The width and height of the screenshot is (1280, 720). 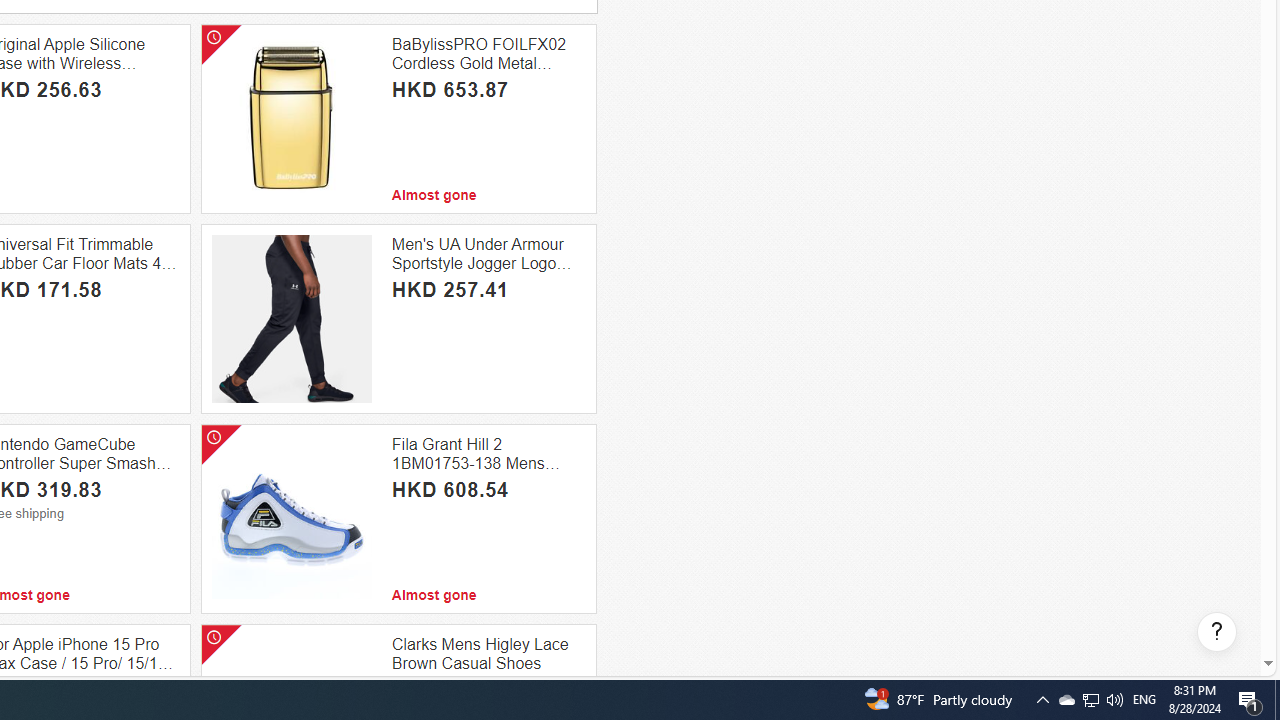 What do you see at coordinates (1216, 632) in the screenshot?
I see `'Help, opens dialogs'` at bounding box center [1216, 632].